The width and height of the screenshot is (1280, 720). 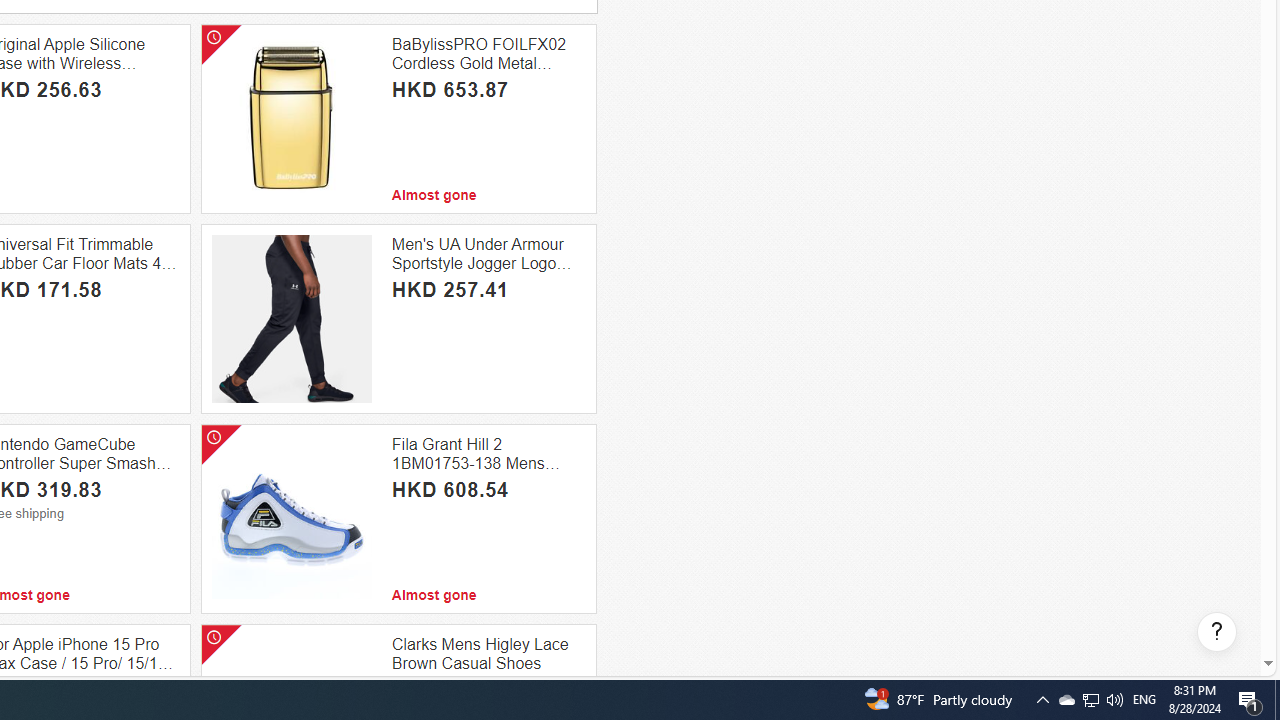 What do you see at coordinates (1216, 632) in the screenshot?
I see `'Help, opens dialogs'` at bounding box center [1216, 632].